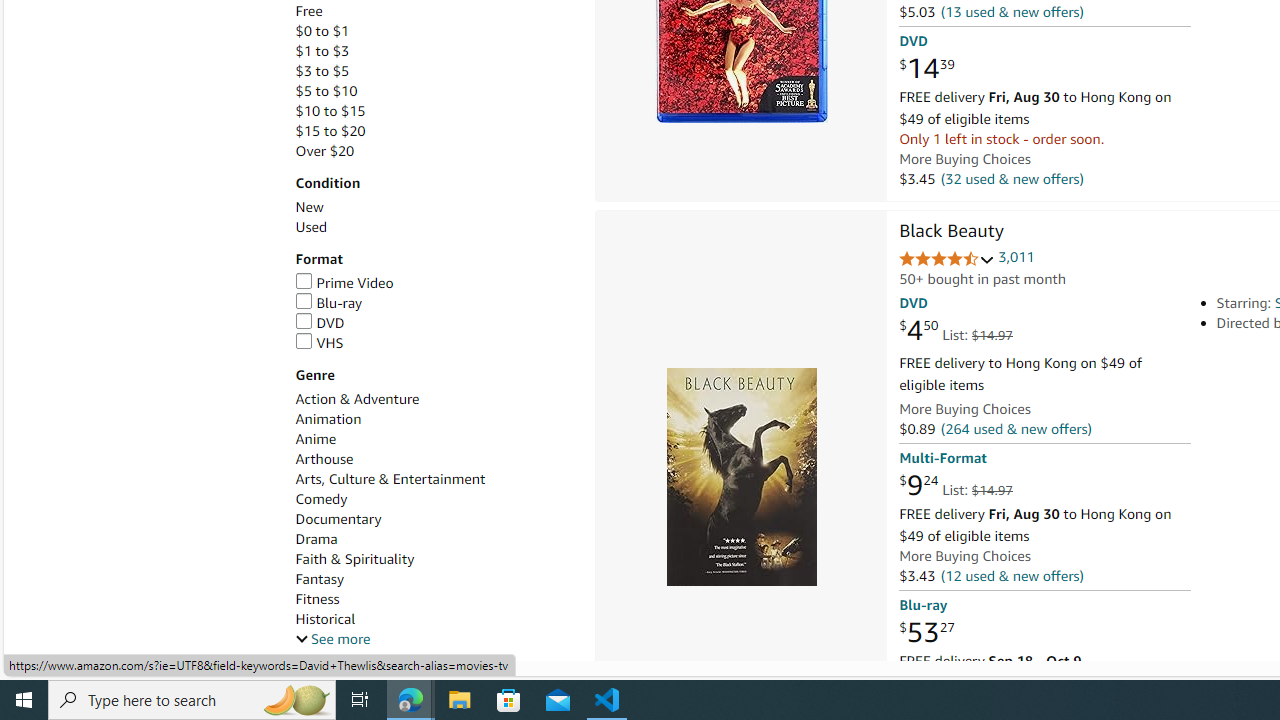  What do you see at coordinates (332, 639) in the screenshot?
I see `'See more, Genre'` at bounding box center [332, 639].